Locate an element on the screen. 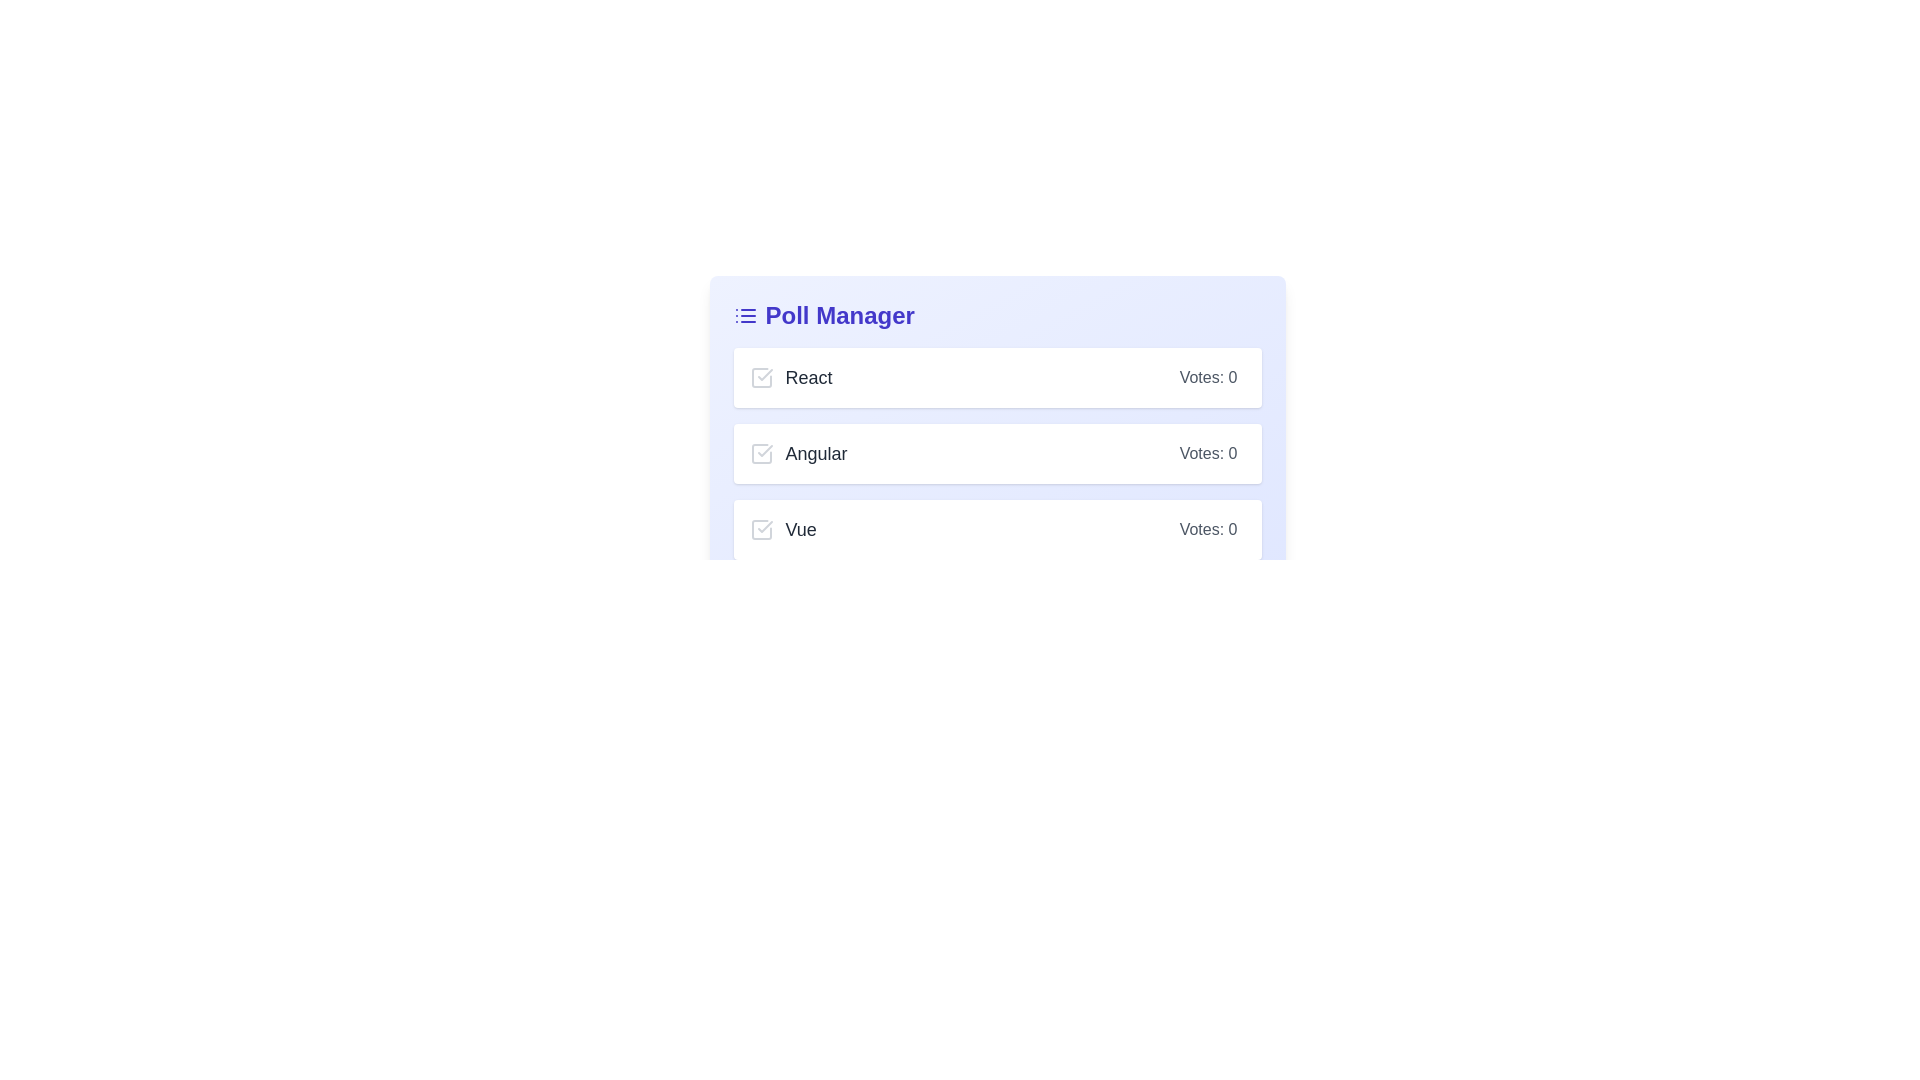  the list layout icon located in the top-left corner of the 'Poll Manager' section, to the left of the 'Poll Manager' text header is located at coordinates (744, 315).